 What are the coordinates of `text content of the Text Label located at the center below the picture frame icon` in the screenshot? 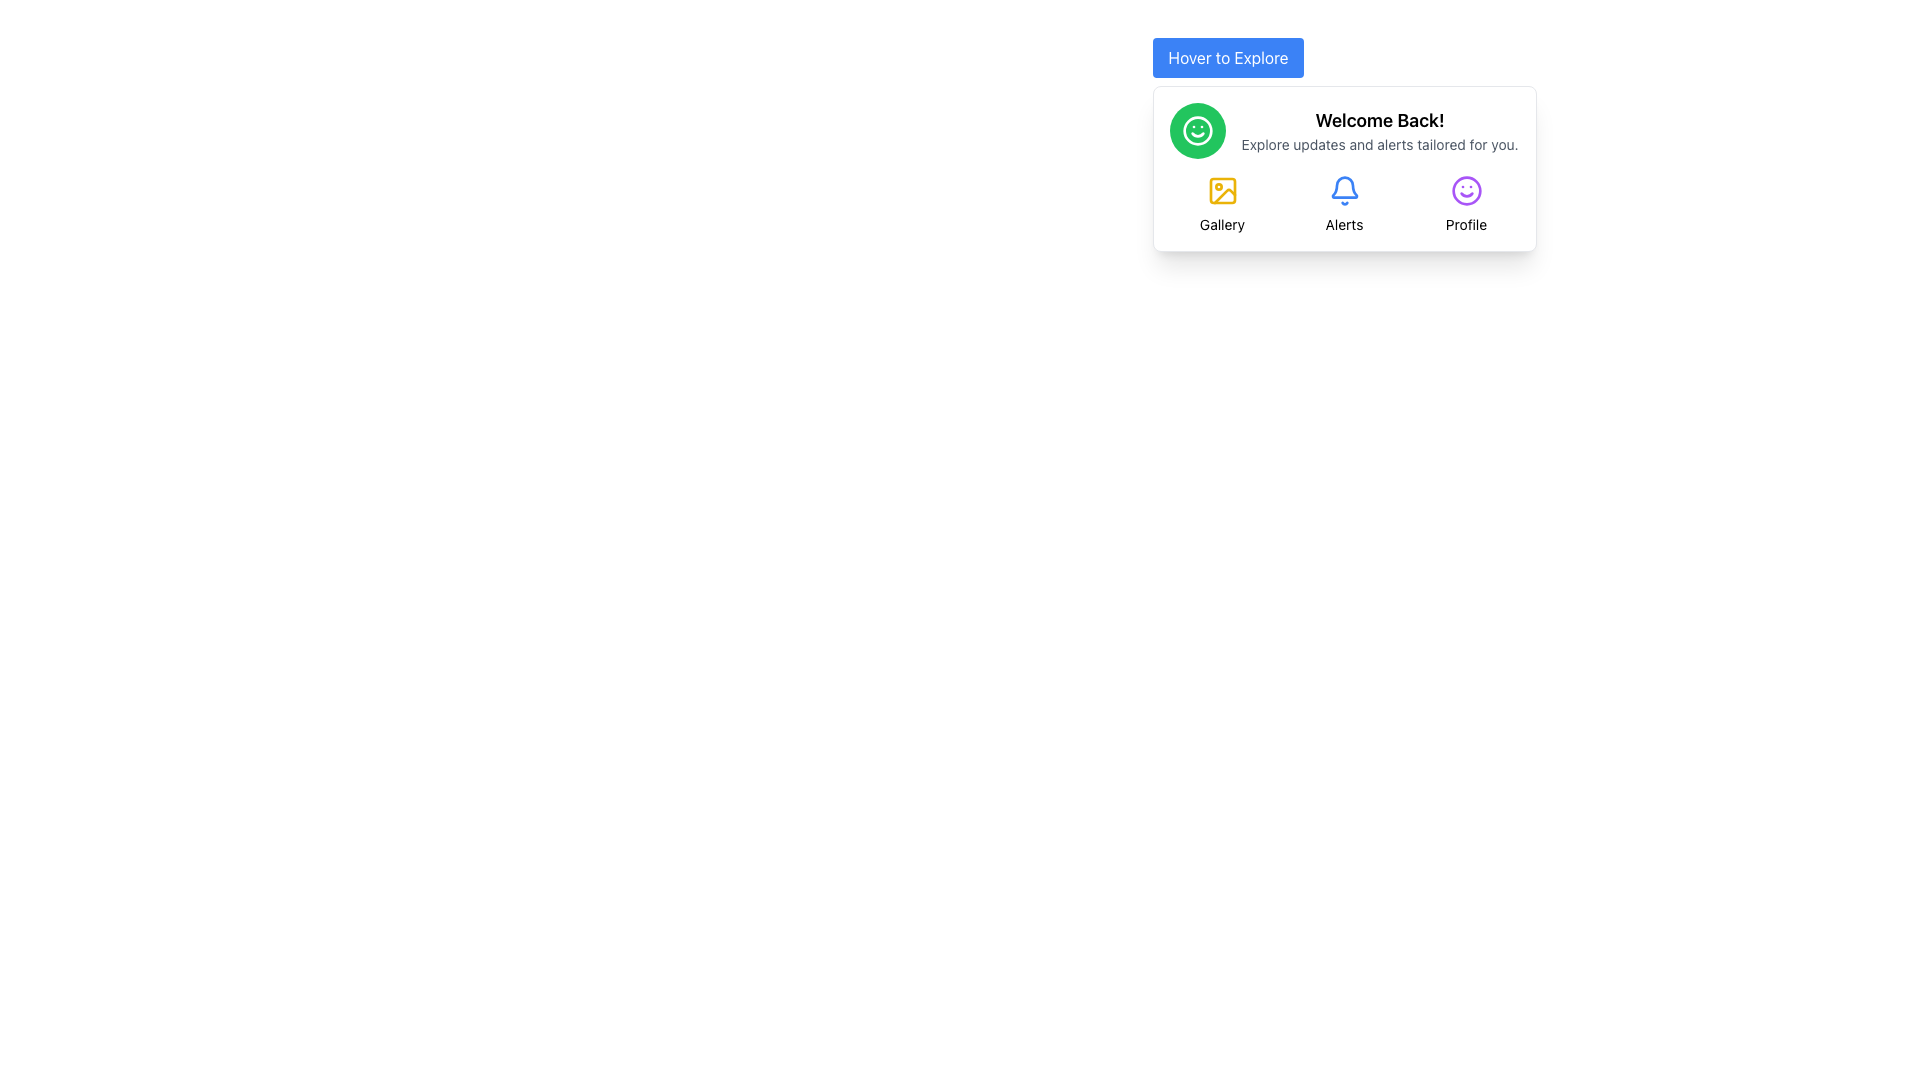 It's located at (1221, 224).